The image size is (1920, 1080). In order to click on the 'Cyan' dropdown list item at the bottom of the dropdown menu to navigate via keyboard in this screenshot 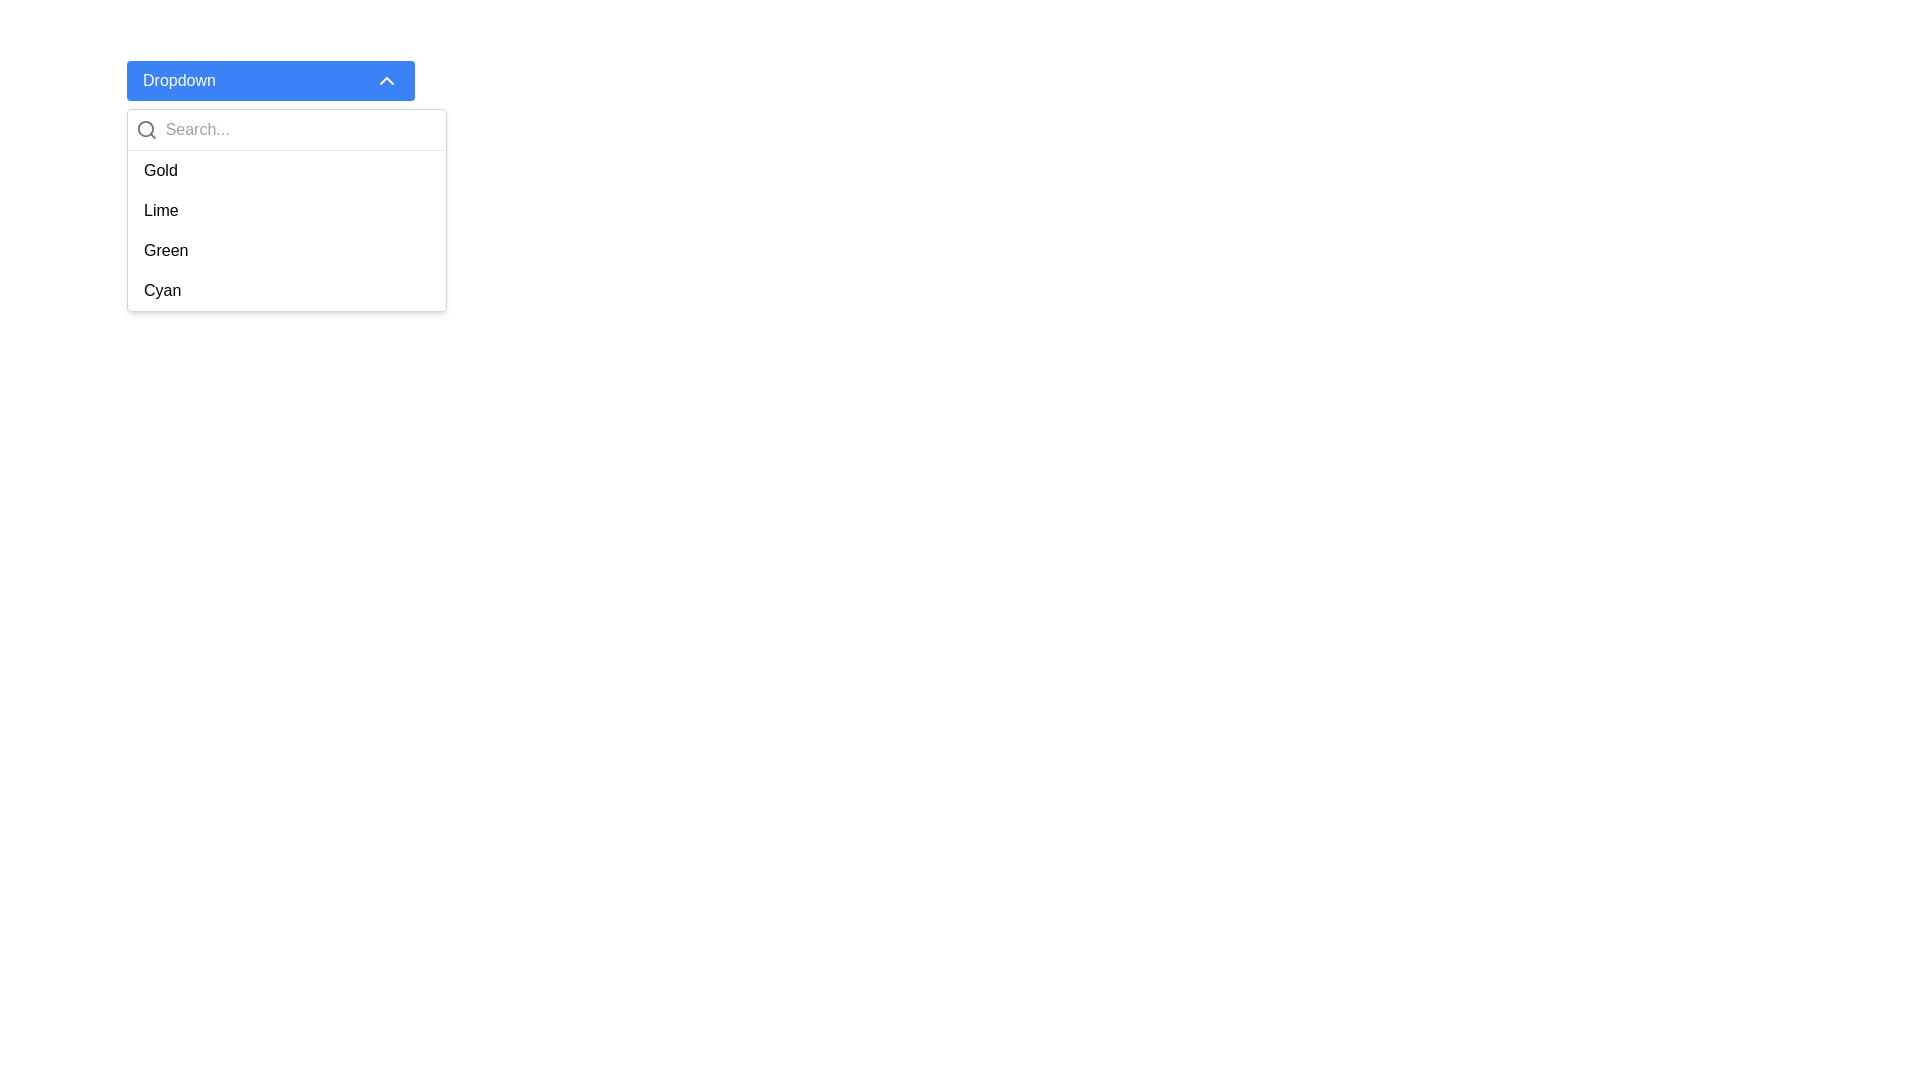, I will do `click(286, 290)`.